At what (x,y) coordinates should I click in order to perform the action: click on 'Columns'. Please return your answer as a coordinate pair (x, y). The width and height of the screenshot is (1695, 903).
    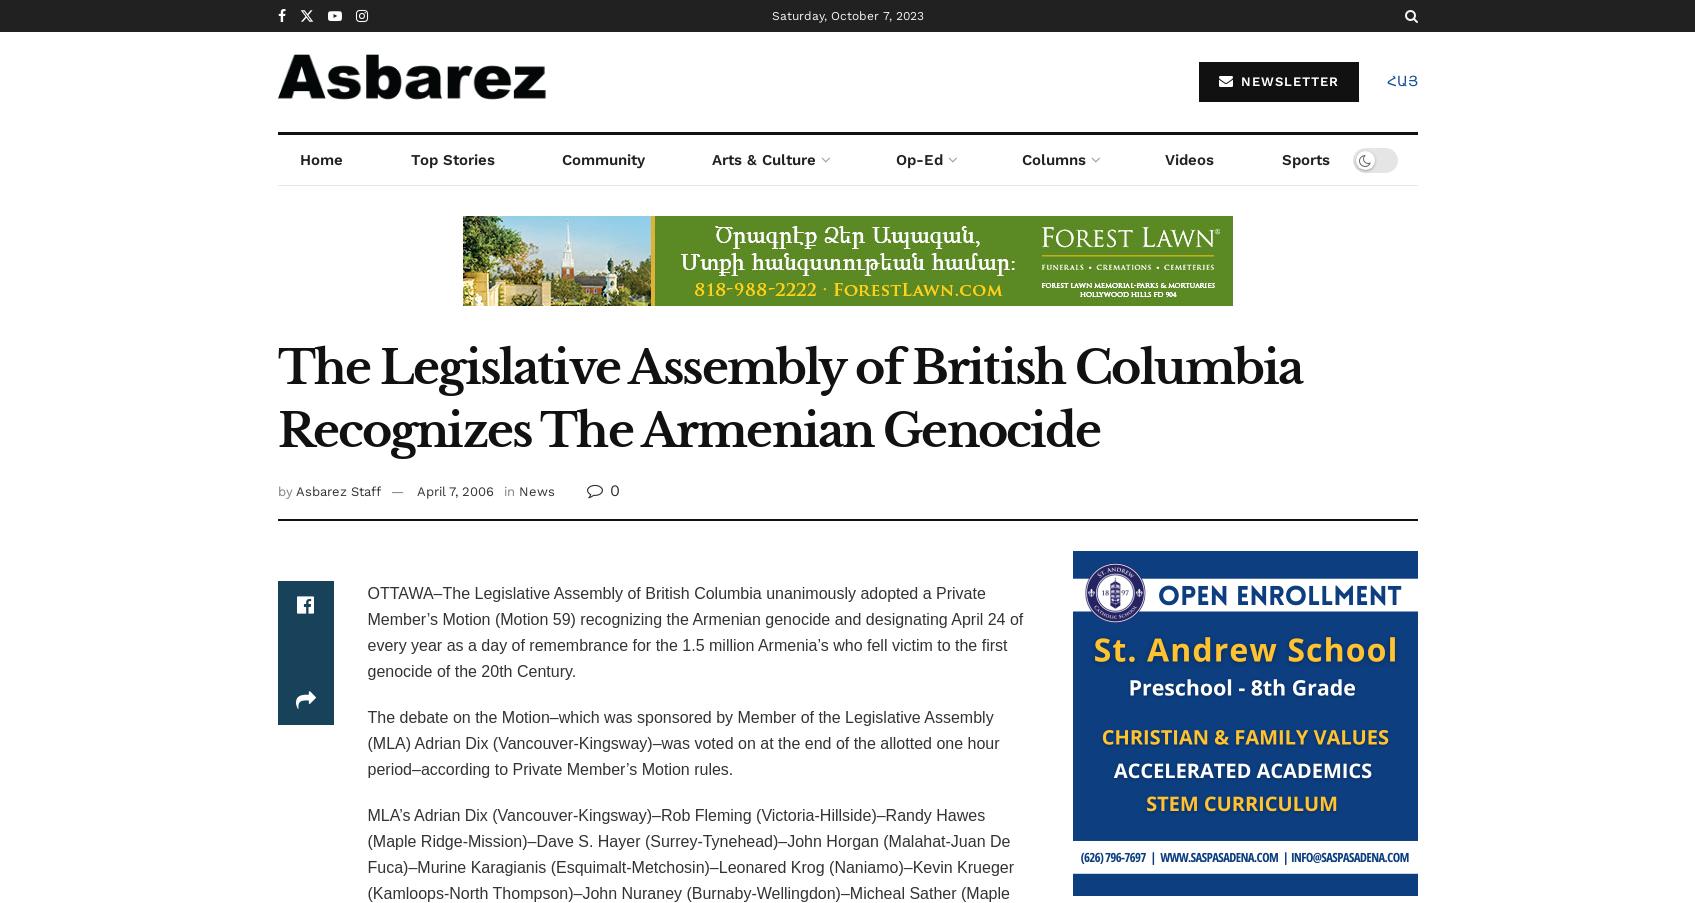
    Looking at the image, I should click on (1053, 159).